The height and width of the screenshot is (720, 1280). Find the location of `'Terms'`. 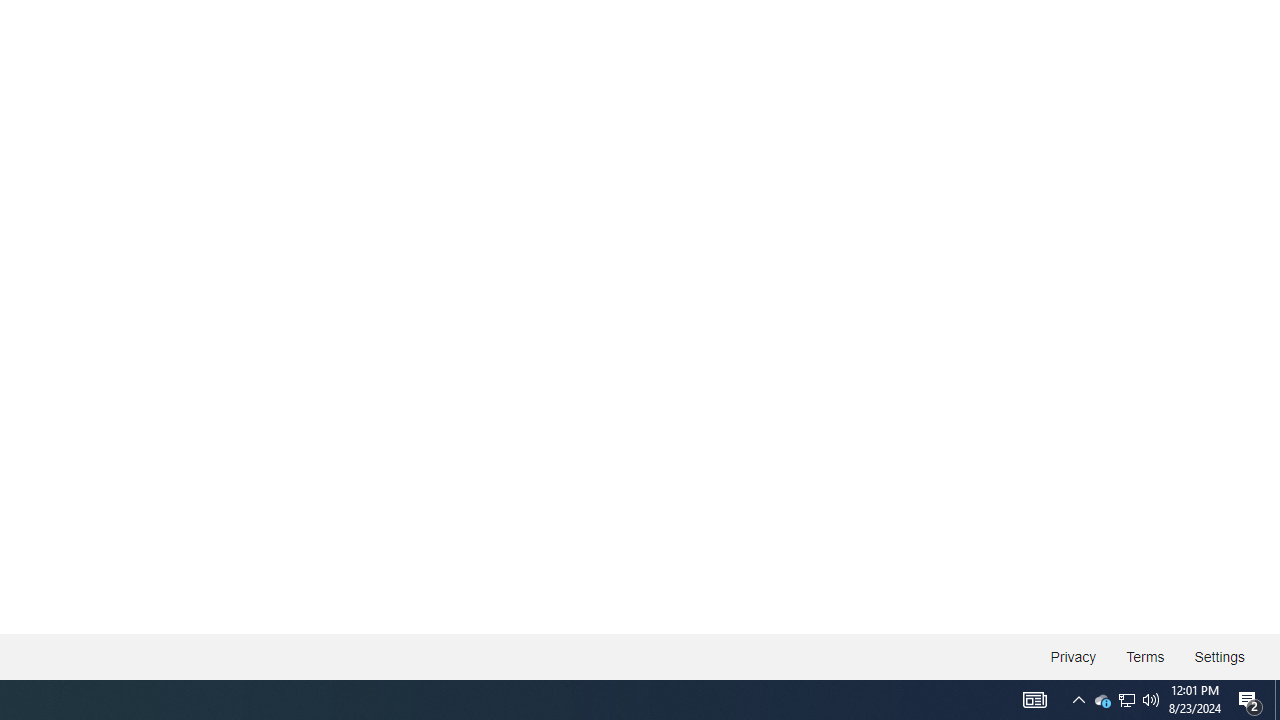

'Terms' is located at coordinates (1145, 657).